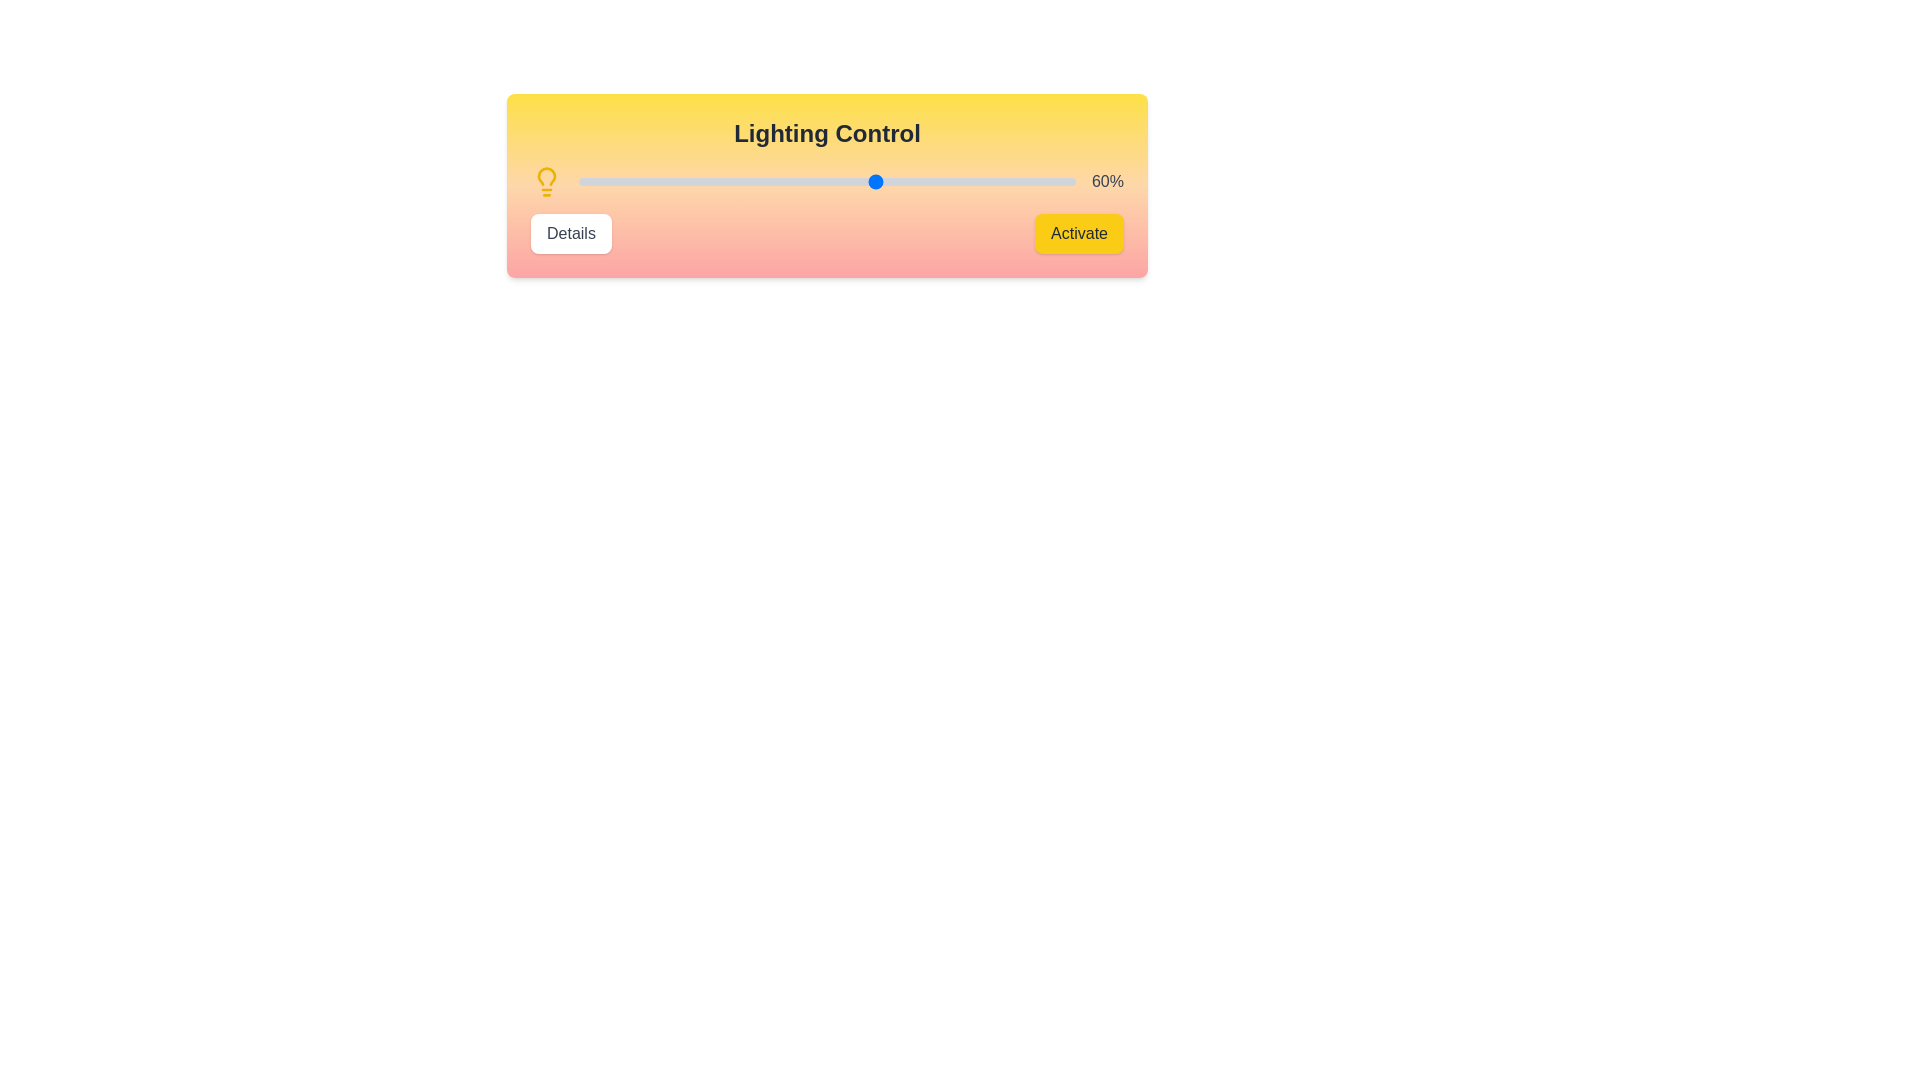 The height and width of the screenshot is (1080, 1920). What do you see at coordinates (1078, 233) in the screenshot?
I see `the 'Activate' button to turn on the light` at bounding box center [1078, 233].